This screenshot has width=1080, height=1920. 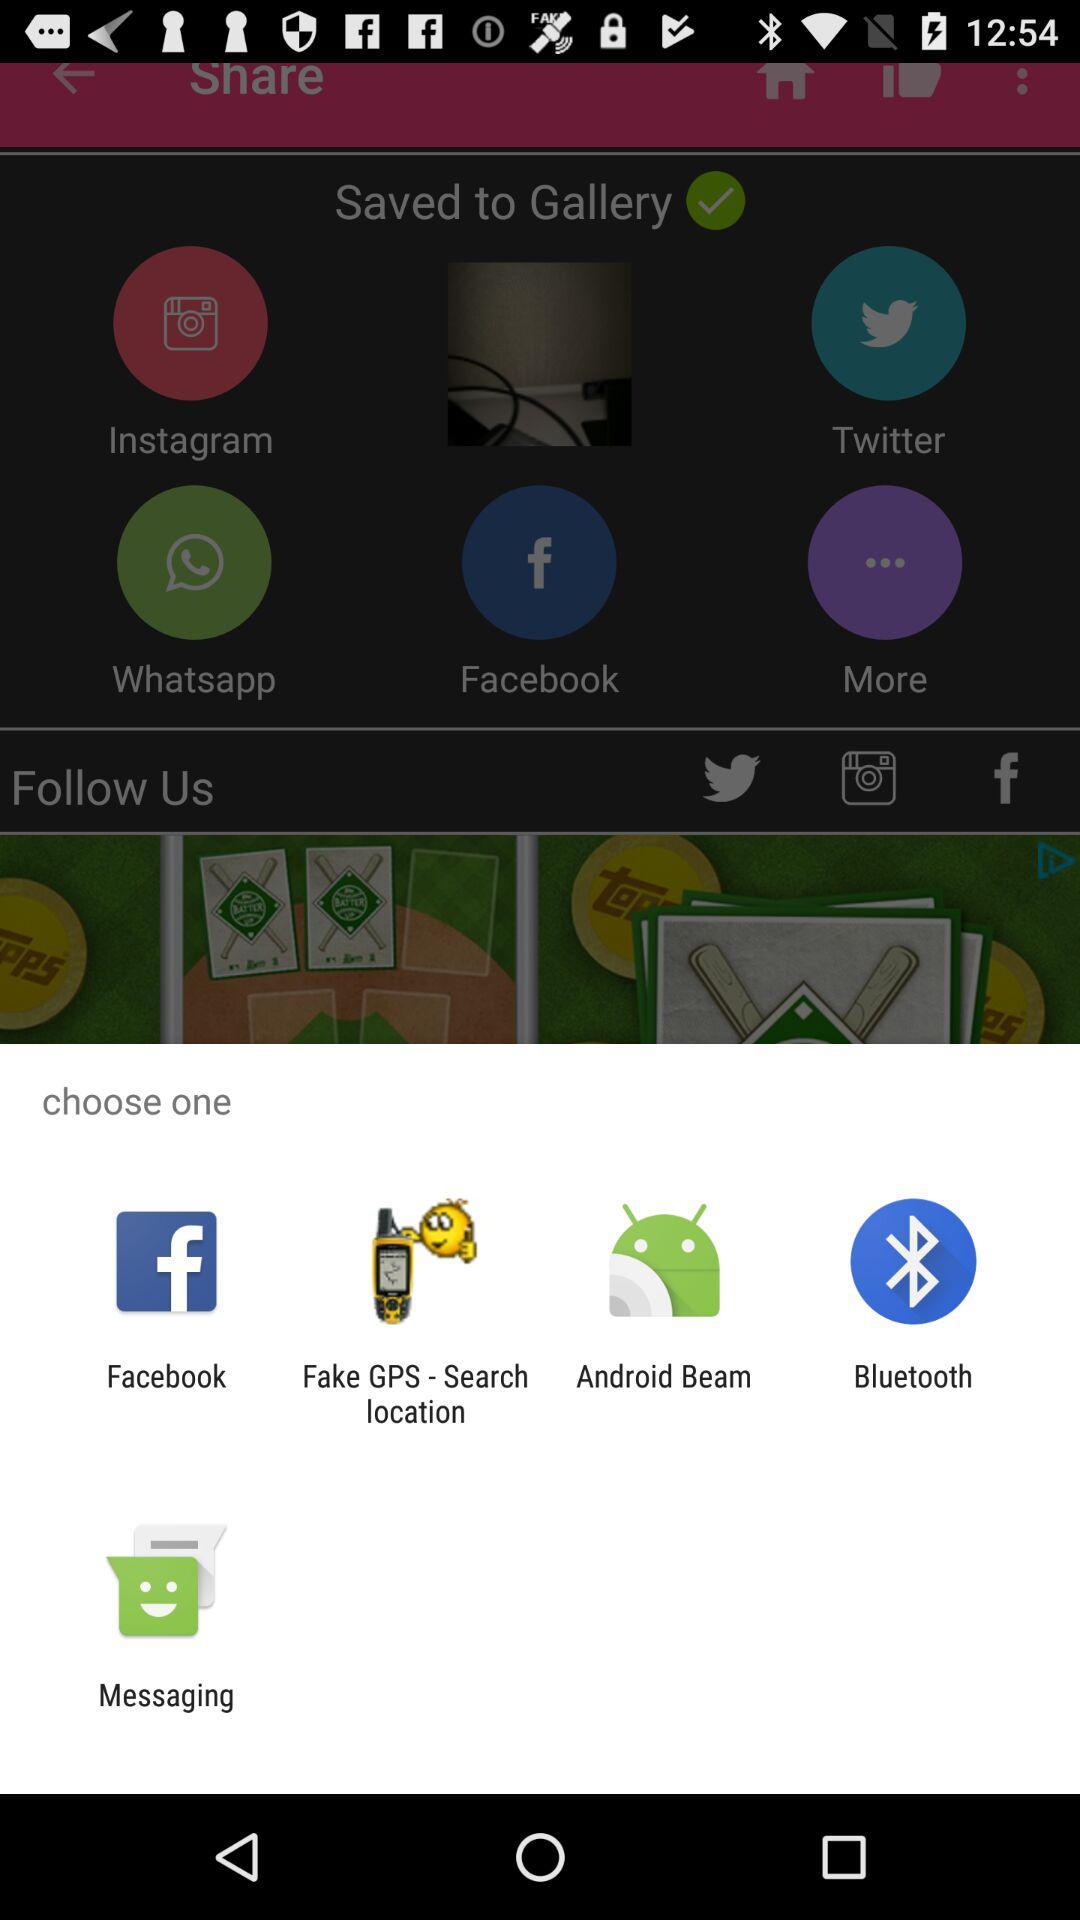 I want to click on facebook icon, so click(x=165, y=1392).